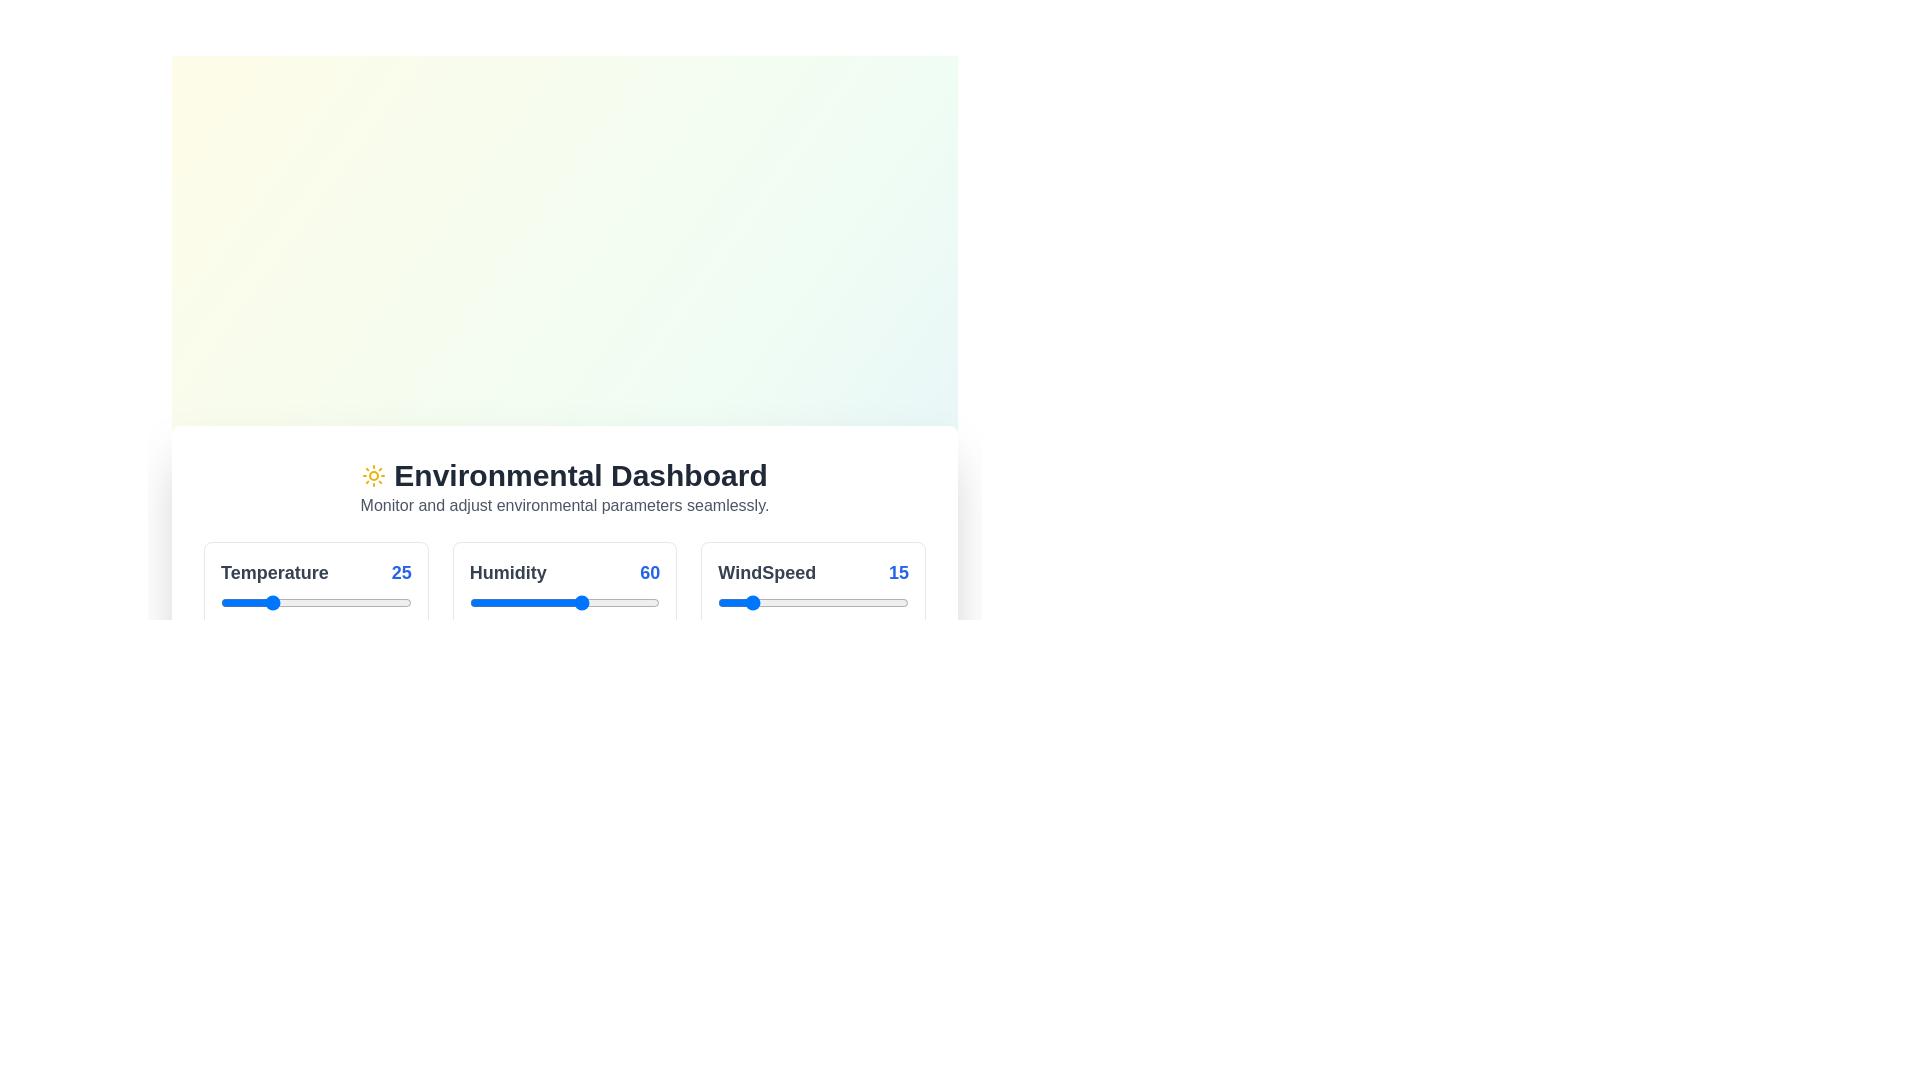 The height and width of the screenshot is (1080, 1920). What do you see at coordinates (813, 600) in the screenshot?
I see `the 'WindSpeed' control panel slider element which displays a numeric value '15' in blue and has scale indicators for '0' and '100'` at bounding box center [813, 600].